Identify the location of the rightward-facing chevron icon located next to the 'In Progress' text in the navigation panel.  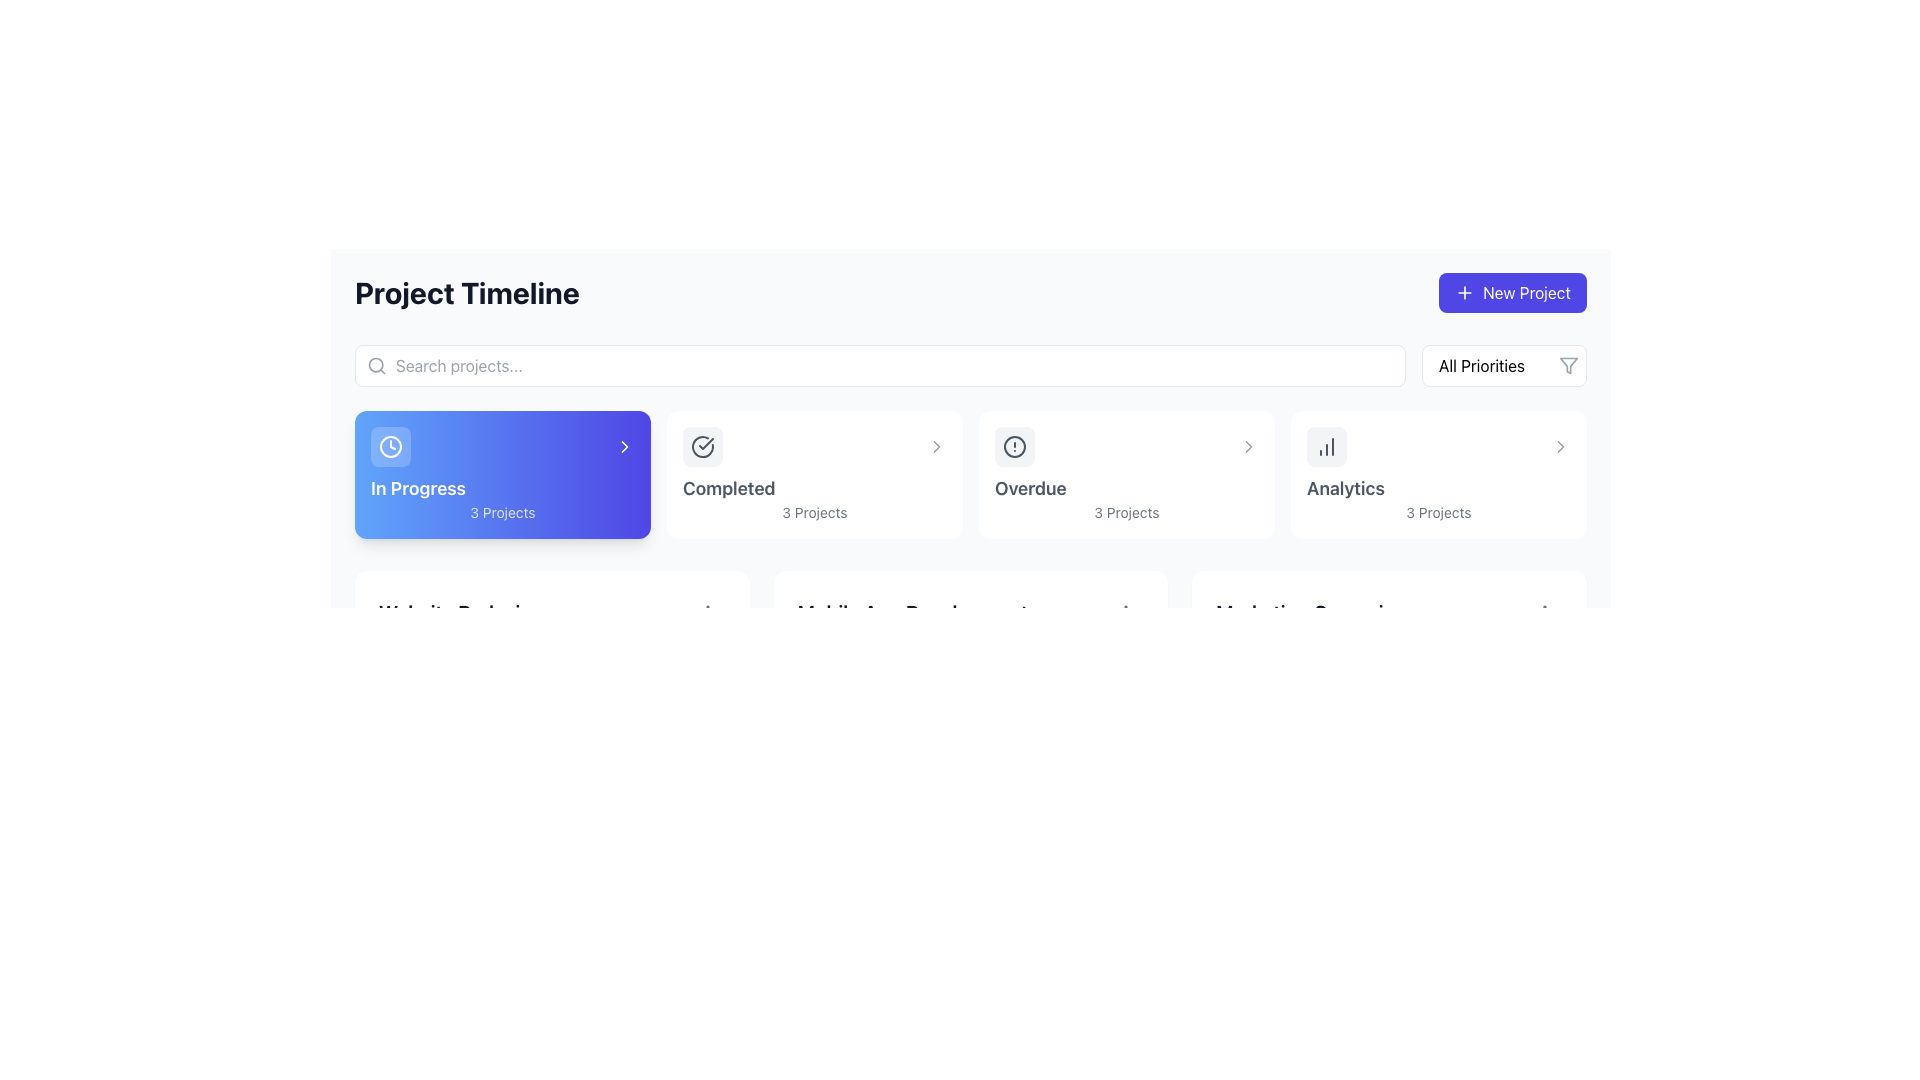
(1247, 446).